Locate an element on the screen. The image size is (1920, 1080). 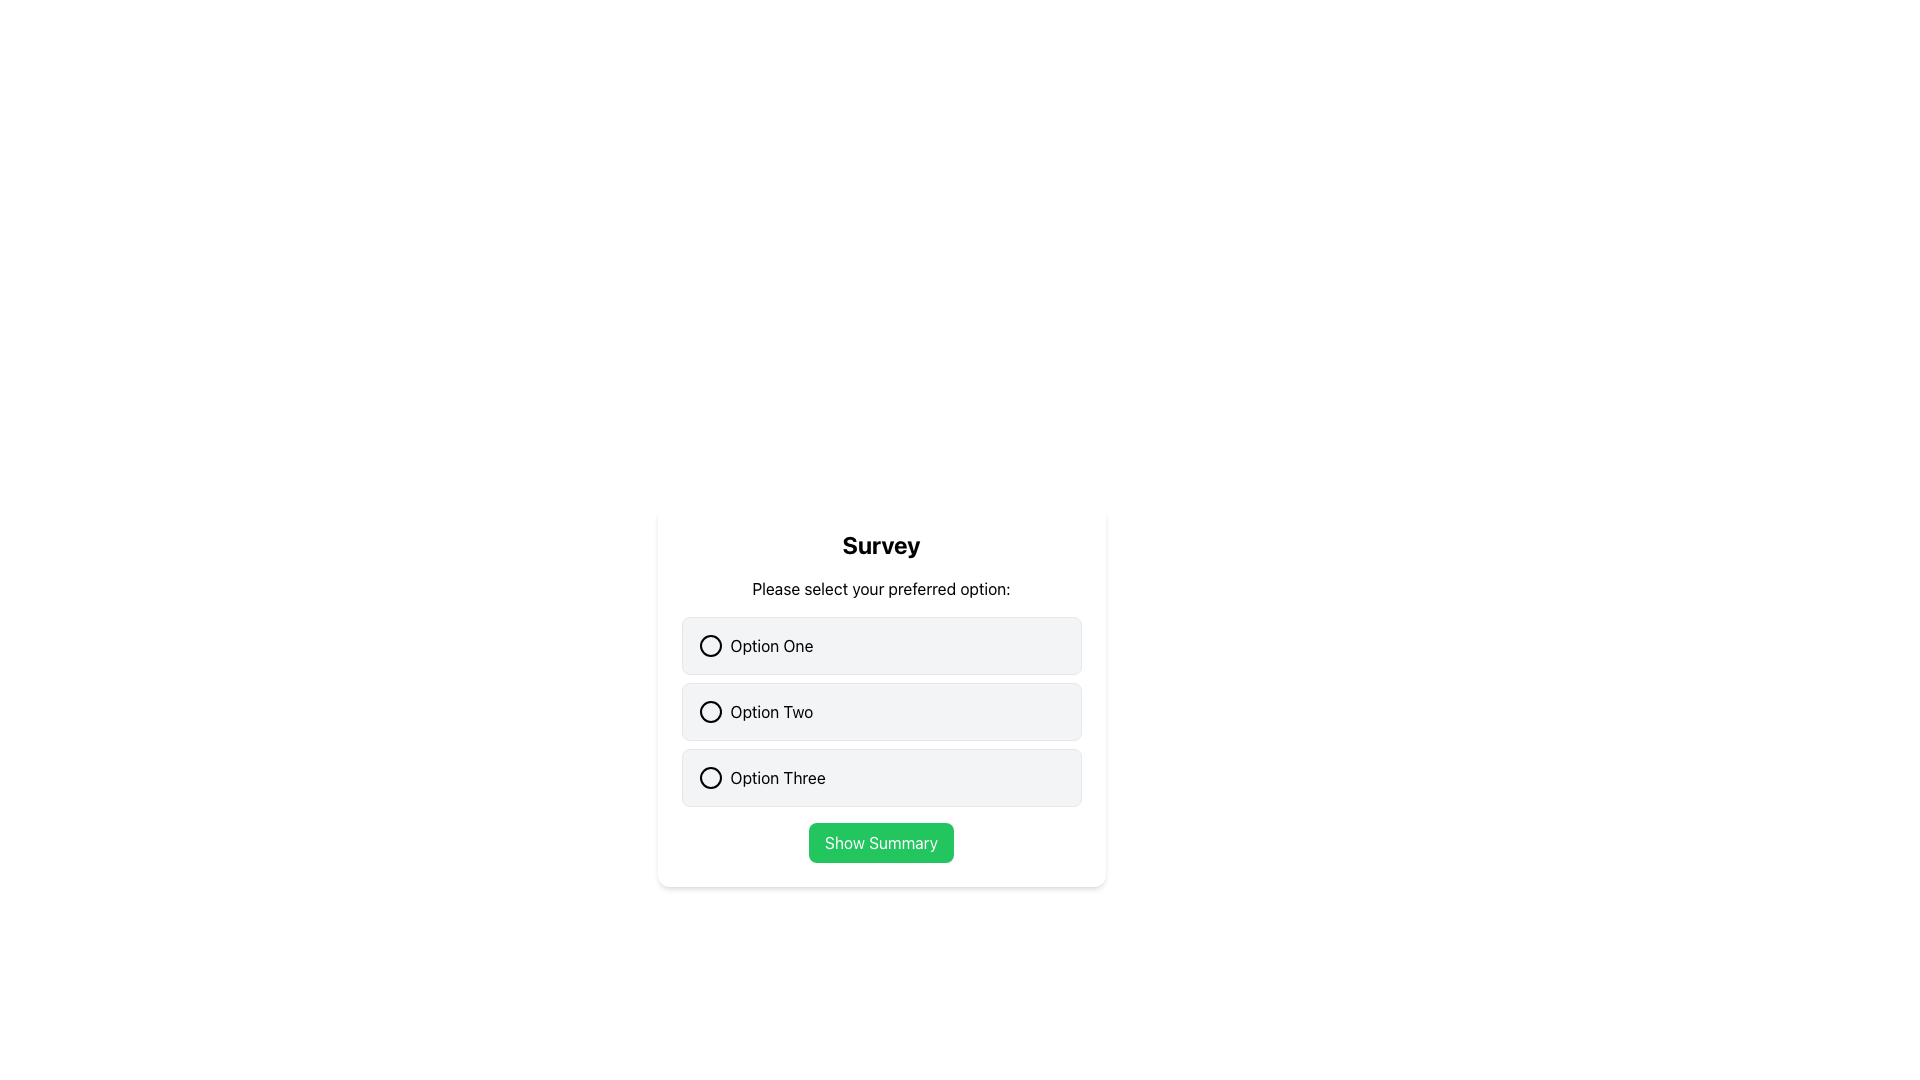
the selectable button labeled 'Option Two' is located at coordinates (880, 711).